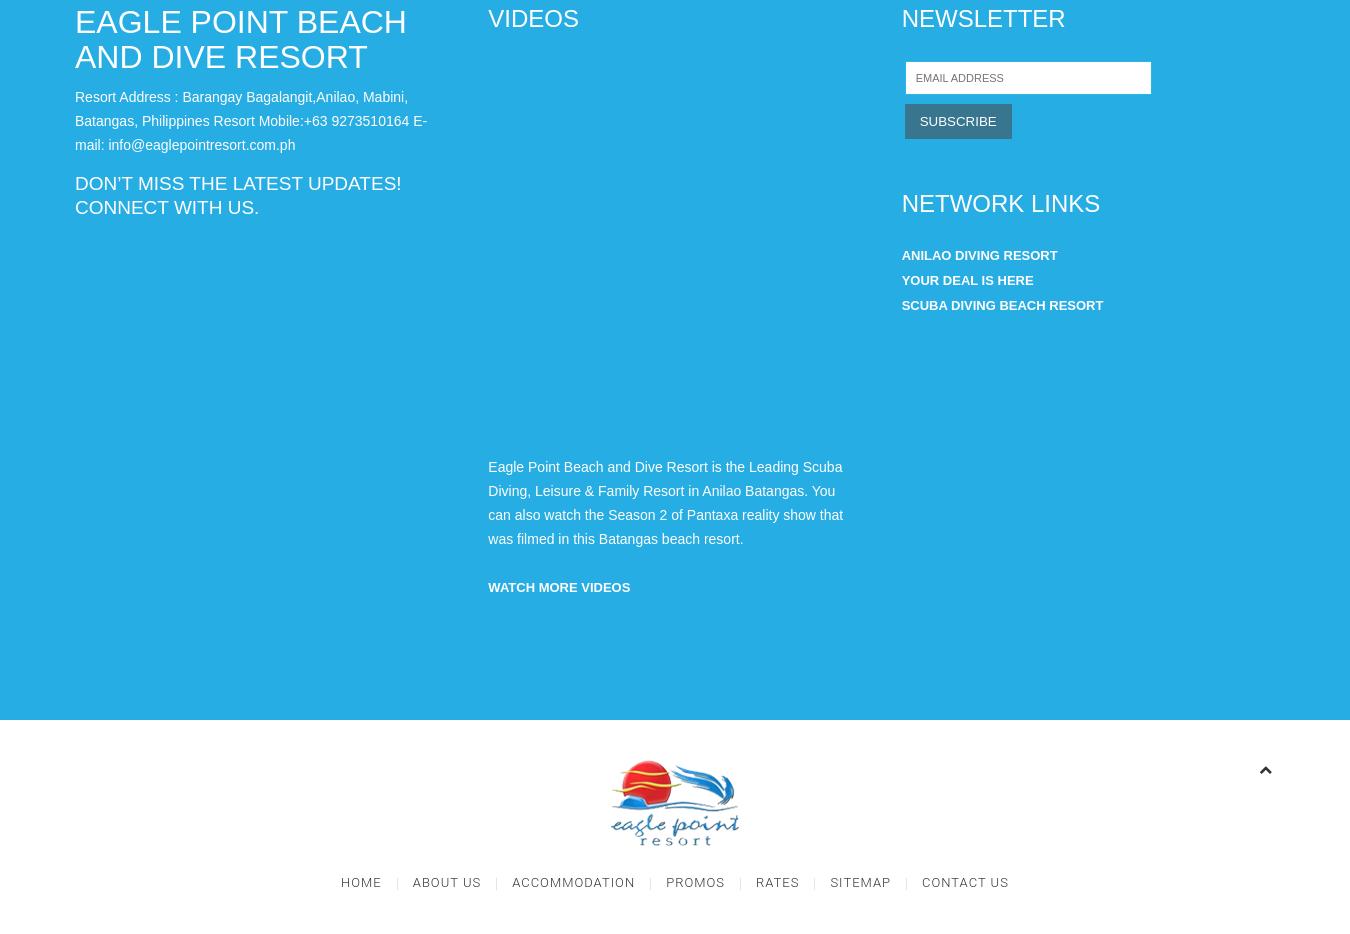 The width and height of the screenshot is (1350, 934). What do you see at coordinates (166, 206) in the screenshot?
I see `'CONNECT WITH US.'` at bounding box center [166, 206].